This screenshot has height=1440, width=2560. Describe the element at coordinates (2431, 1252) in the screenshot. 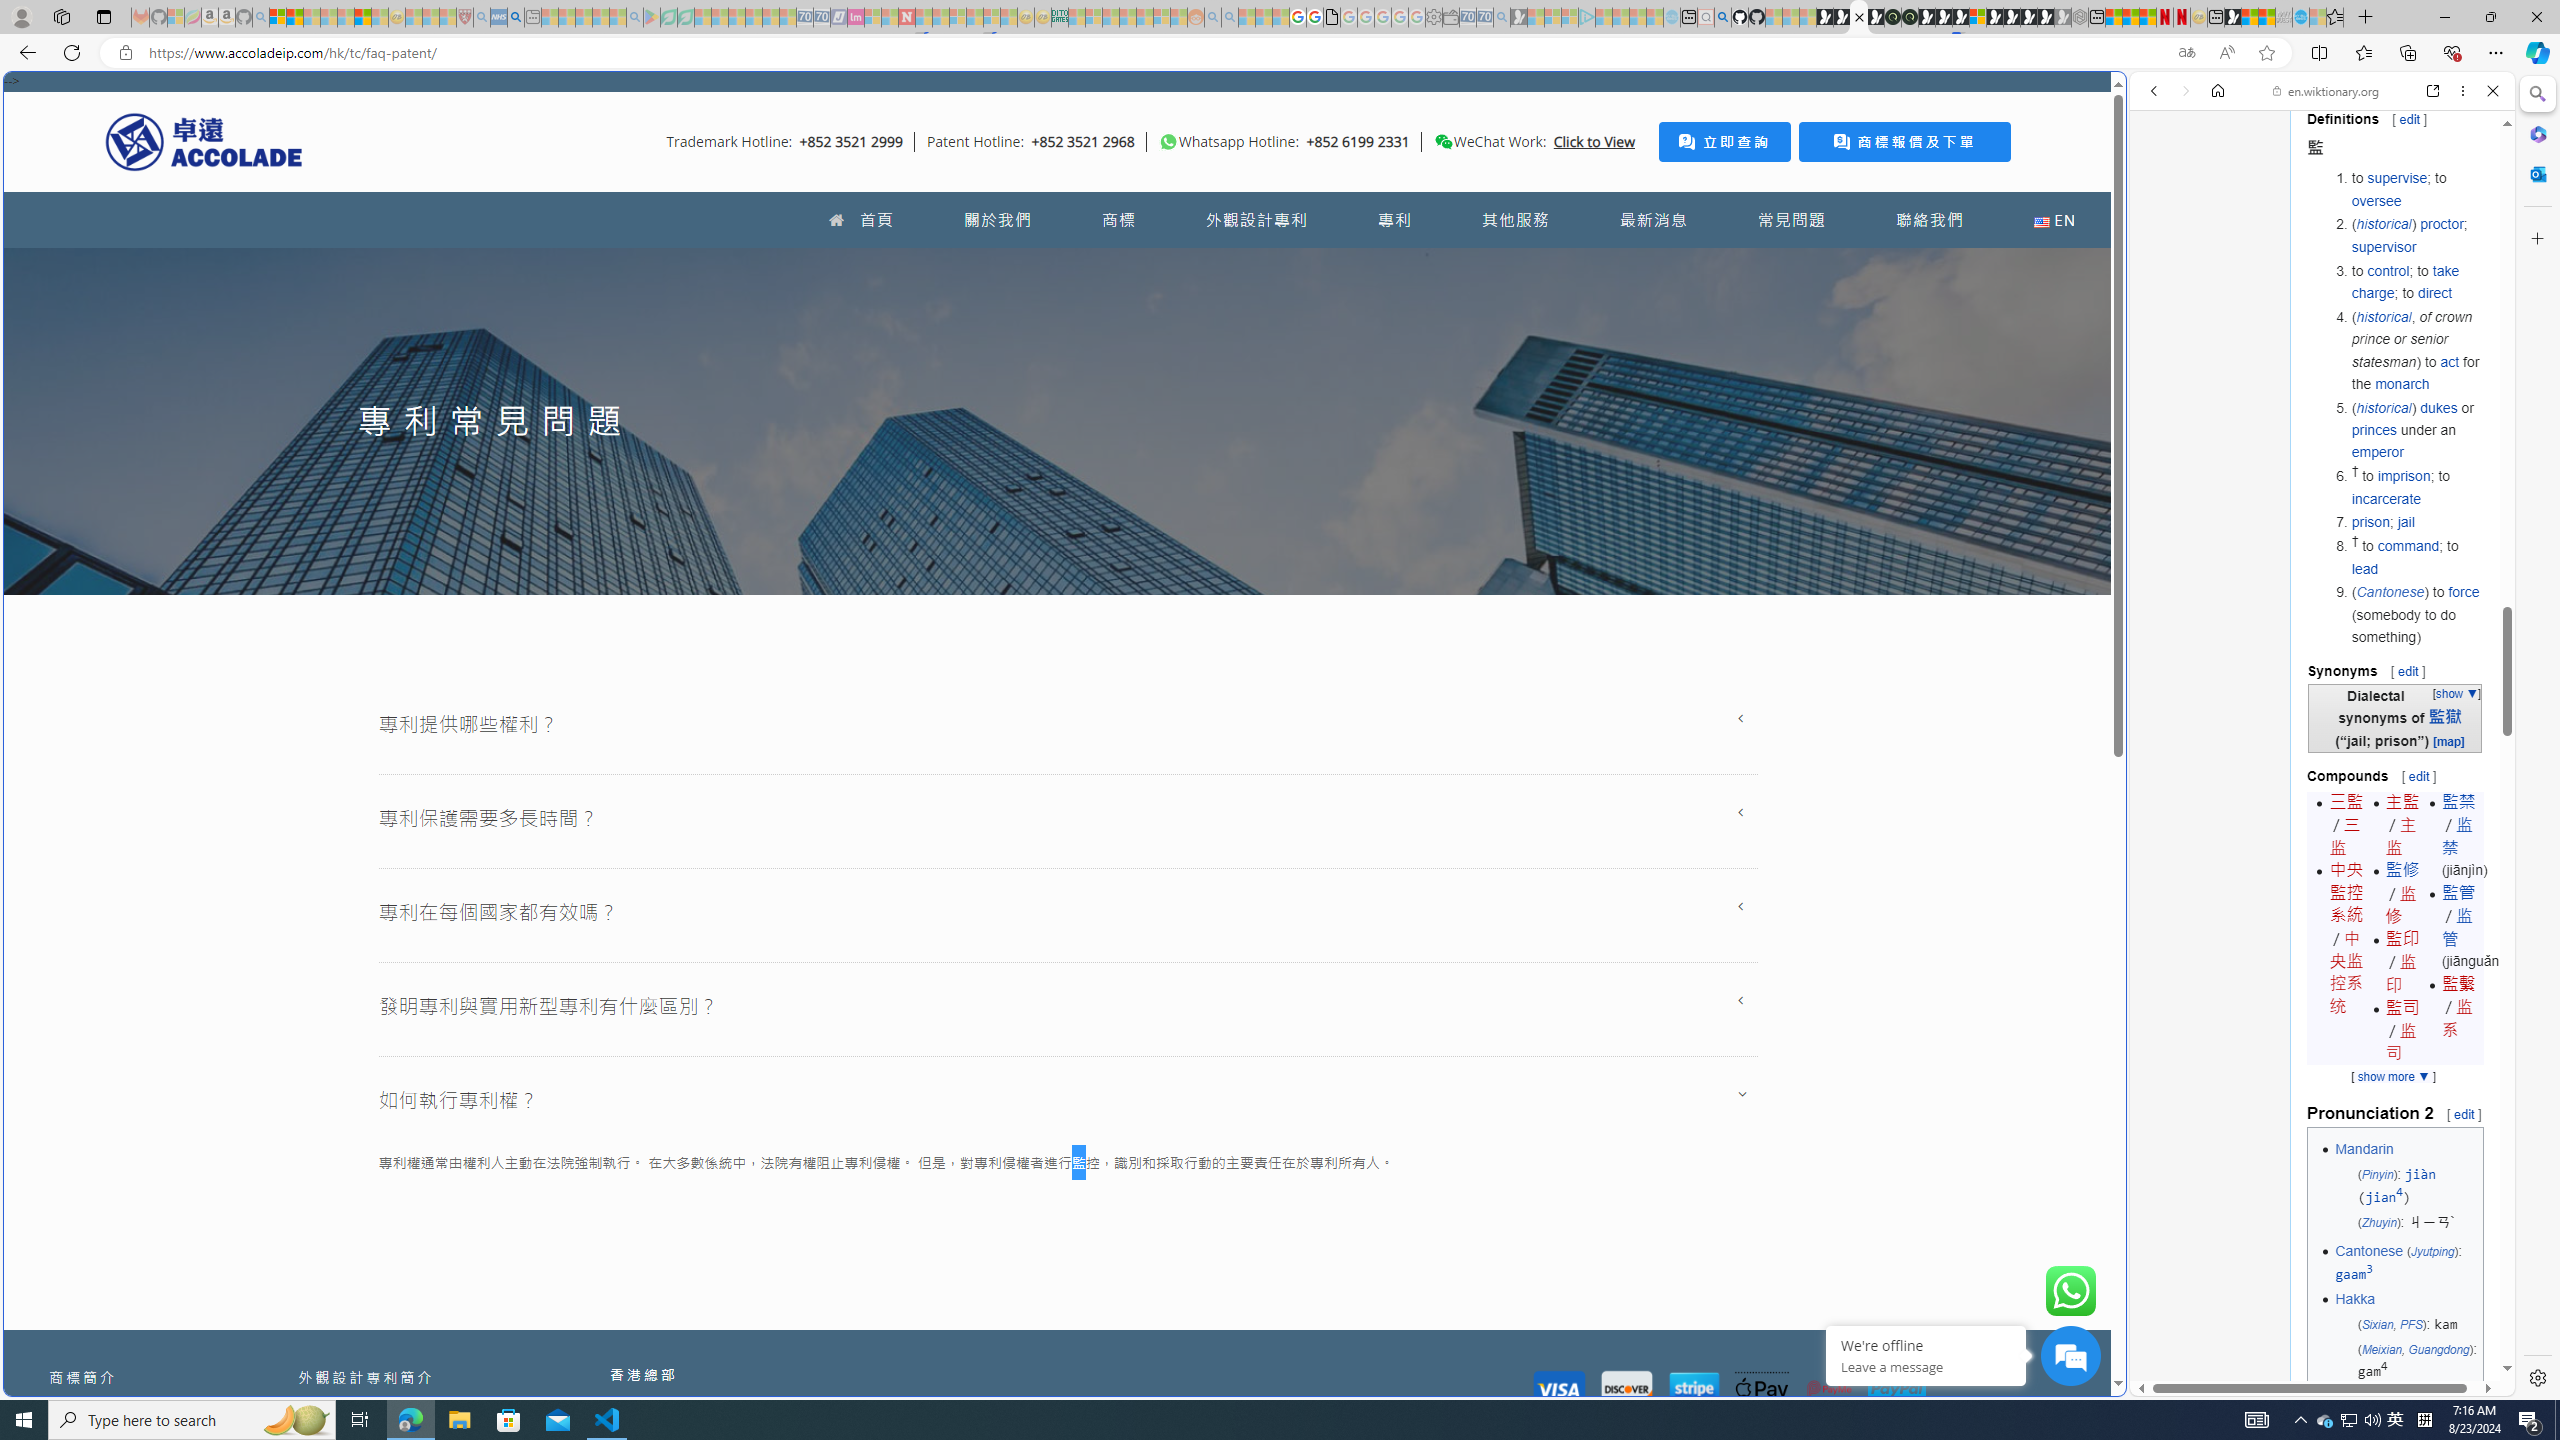

I see `'Jyutping'` at that location.